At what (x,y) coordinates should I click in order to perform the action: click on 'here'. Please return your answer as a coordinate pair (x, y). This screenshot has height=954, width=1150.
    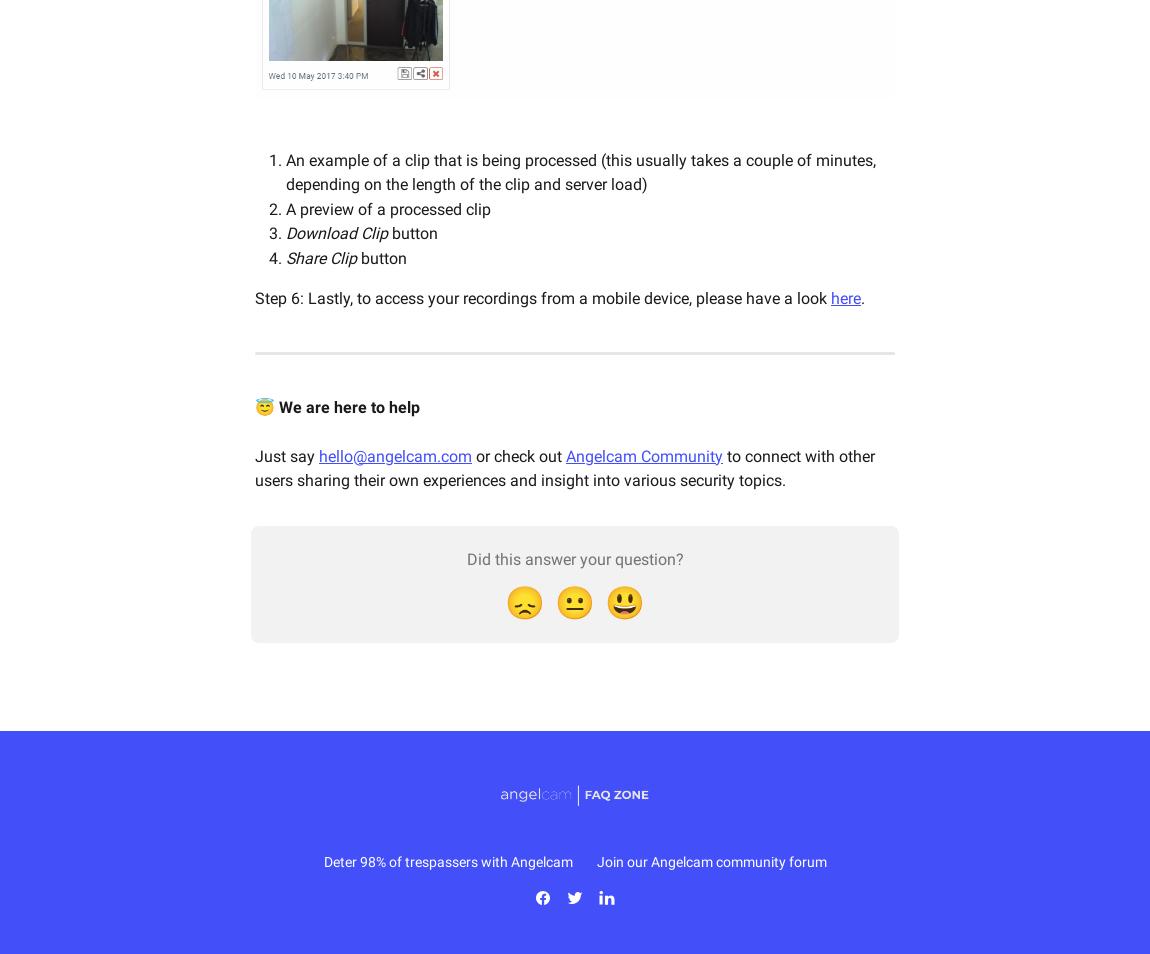
    Looking at the image, I should click on (845, 298).